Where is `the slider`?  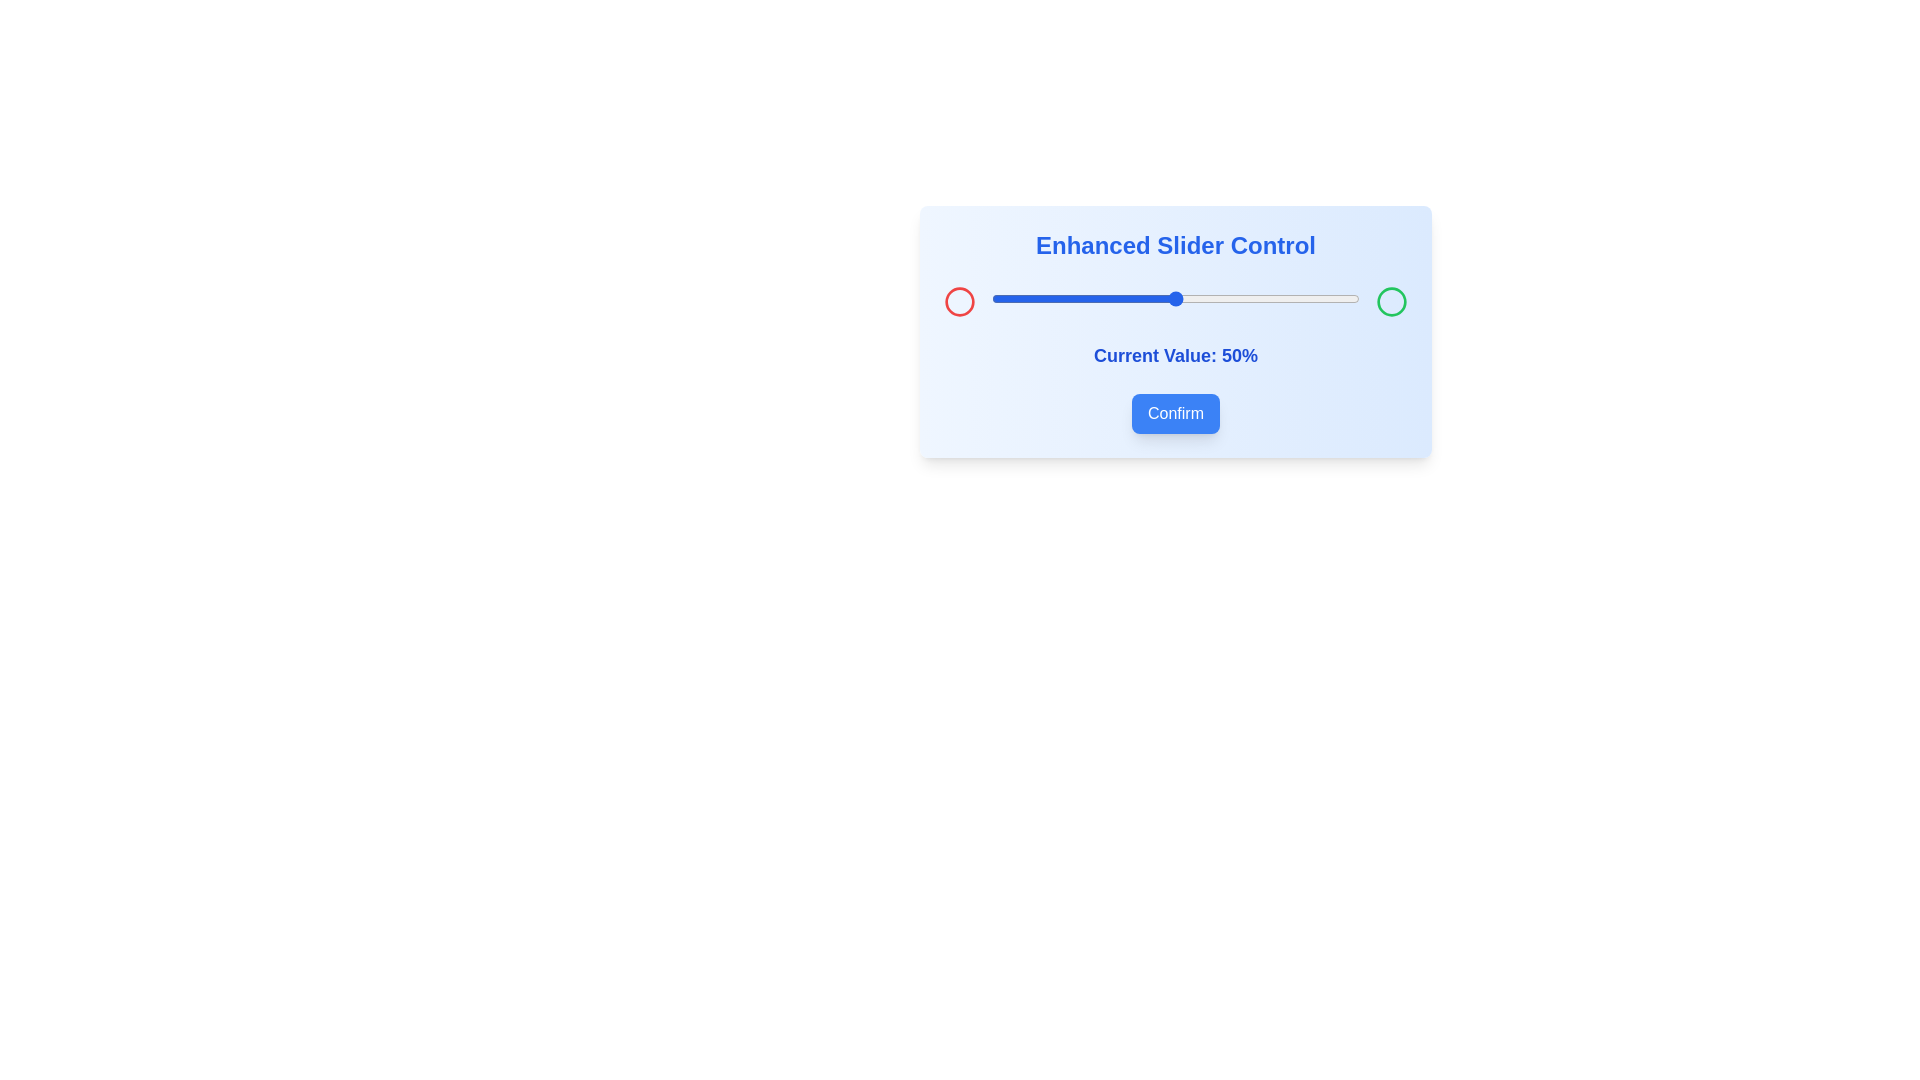
the slider is located at coordinates (1337, 299).